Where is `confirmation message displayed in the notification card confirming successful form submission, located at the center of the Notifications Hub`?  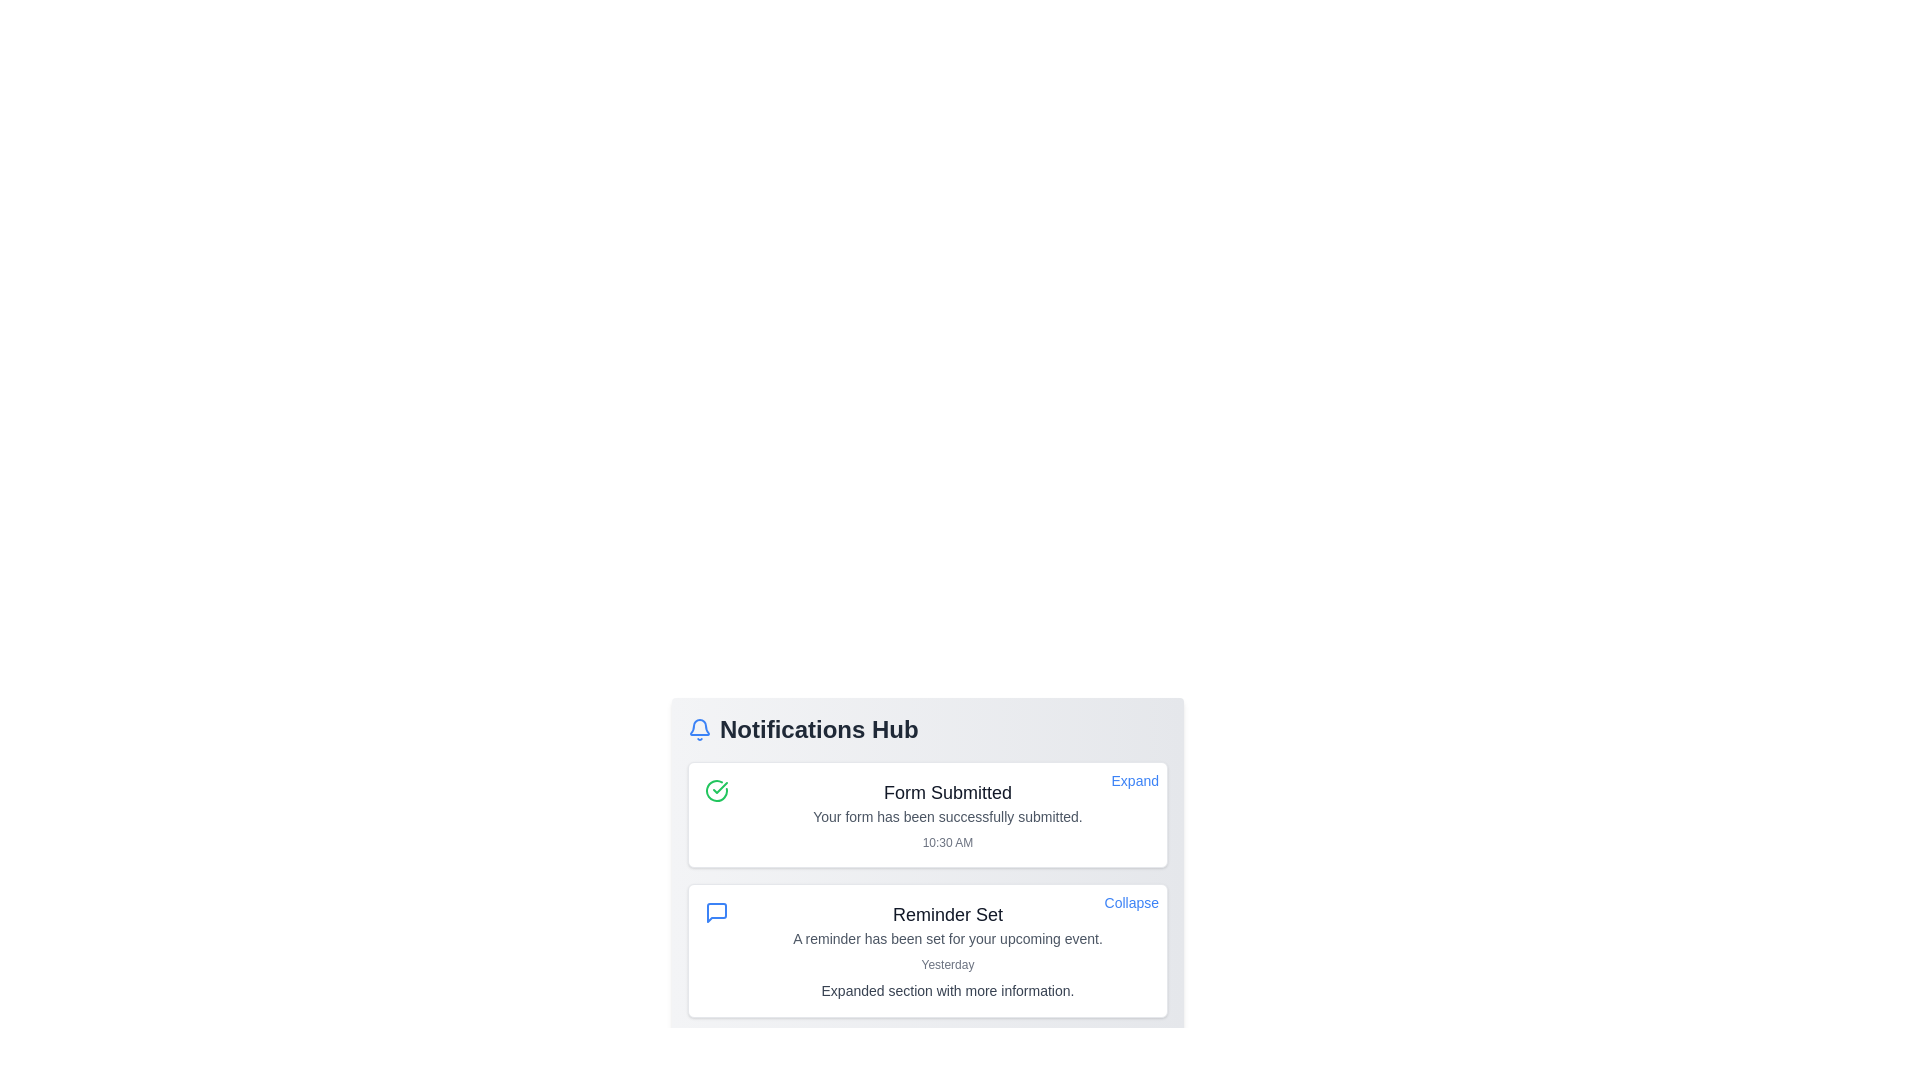 confirmation message displayed in the notification card confirming successful form submission, located at the center of the Notifications Hub is located at coordinates (947, 814).